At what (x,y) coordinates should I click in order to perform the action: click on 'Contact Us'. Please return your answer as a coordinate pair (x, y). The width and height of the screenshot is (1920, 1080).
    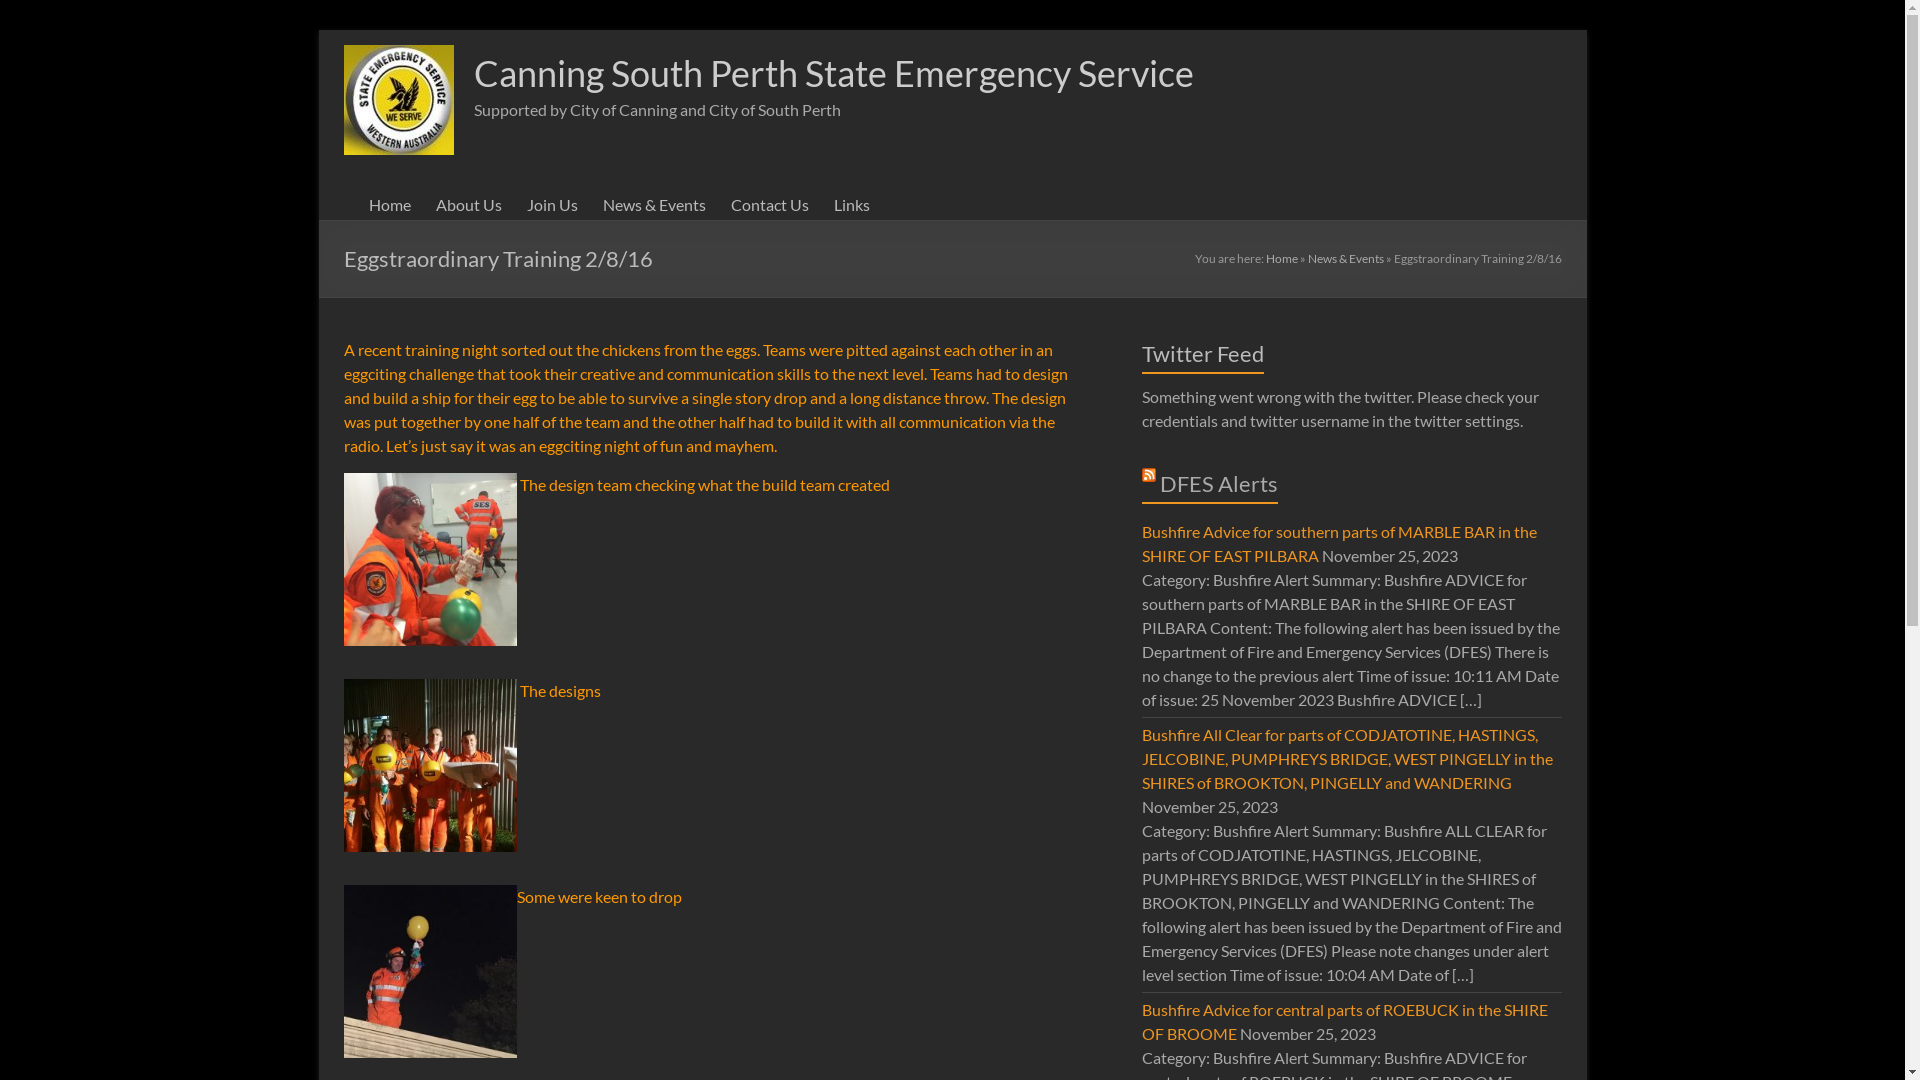
    Looking at the image, I should click on (767, 204).